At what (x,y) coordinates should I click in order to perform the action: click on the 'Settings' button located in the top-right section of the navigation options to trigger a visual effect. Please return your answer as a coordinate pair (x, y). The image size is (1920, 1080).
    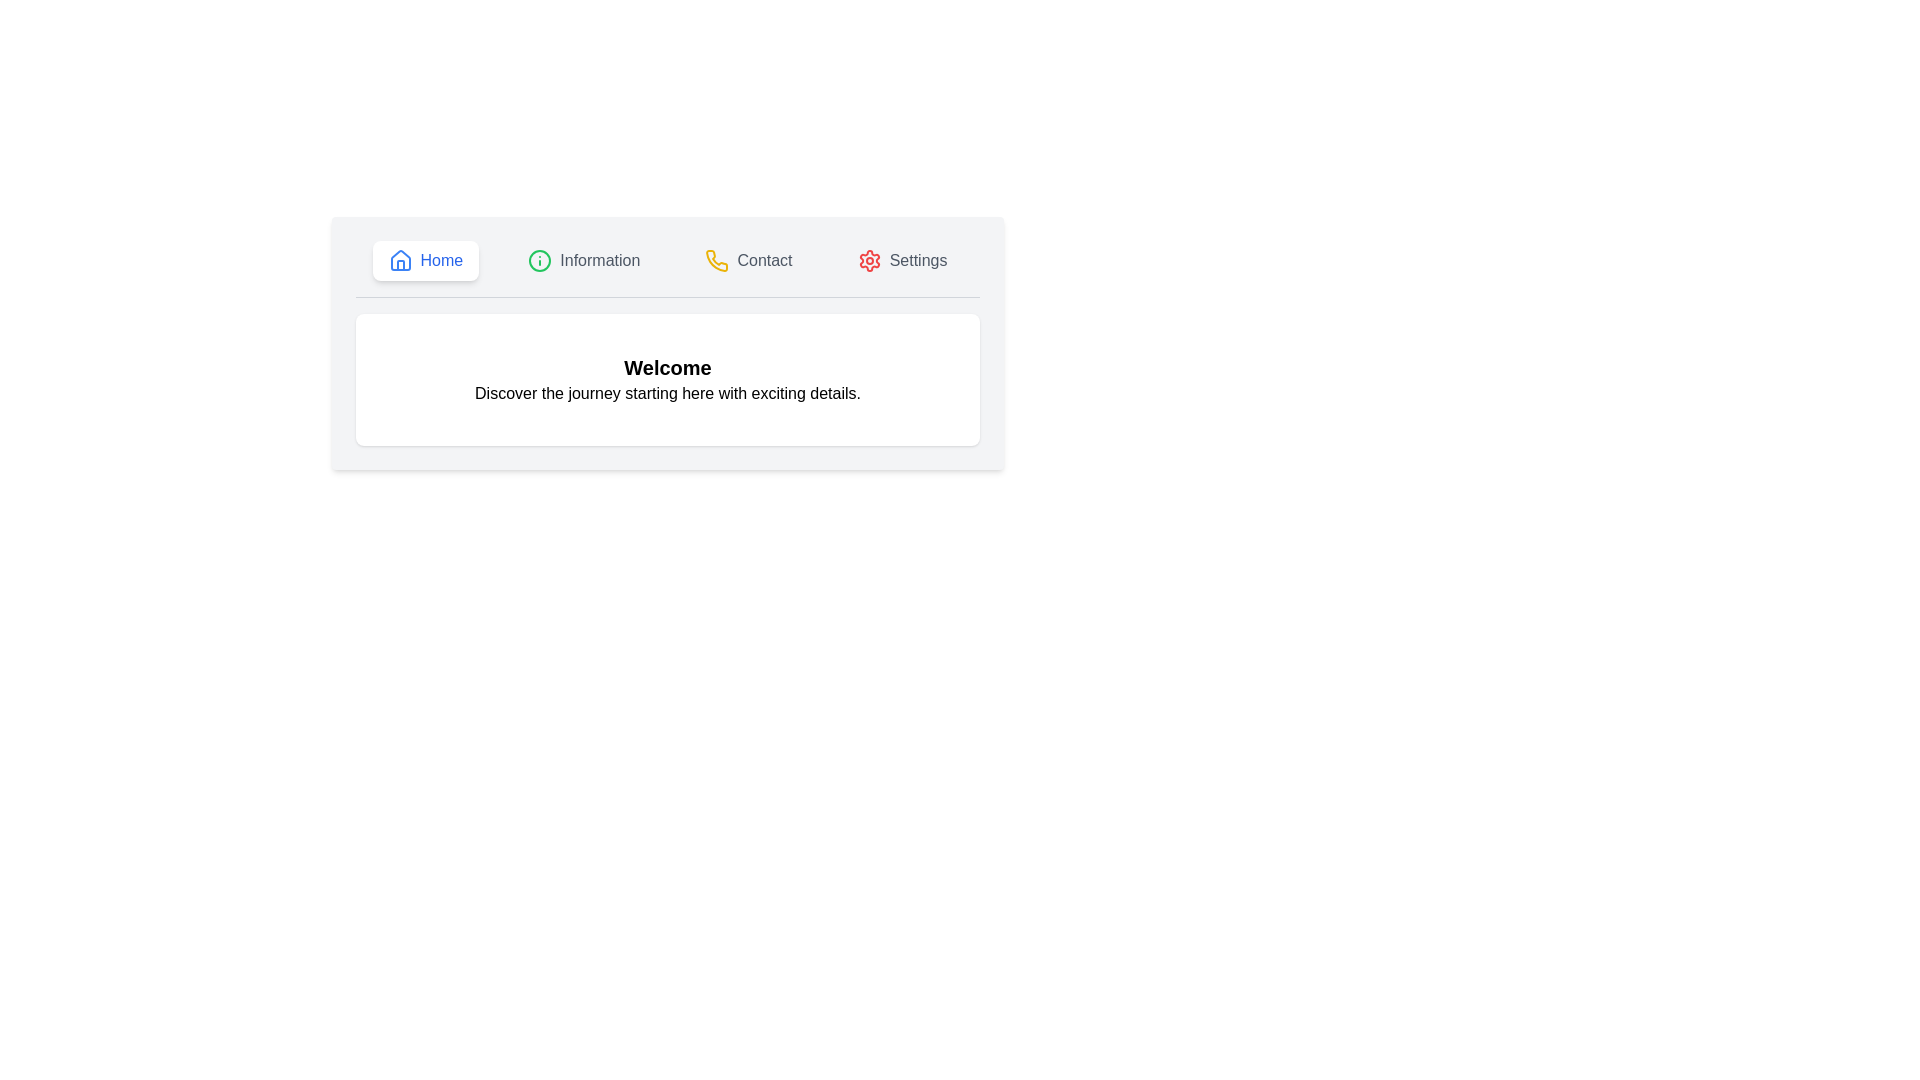
    Looking at the image, I should click on (901, 260).